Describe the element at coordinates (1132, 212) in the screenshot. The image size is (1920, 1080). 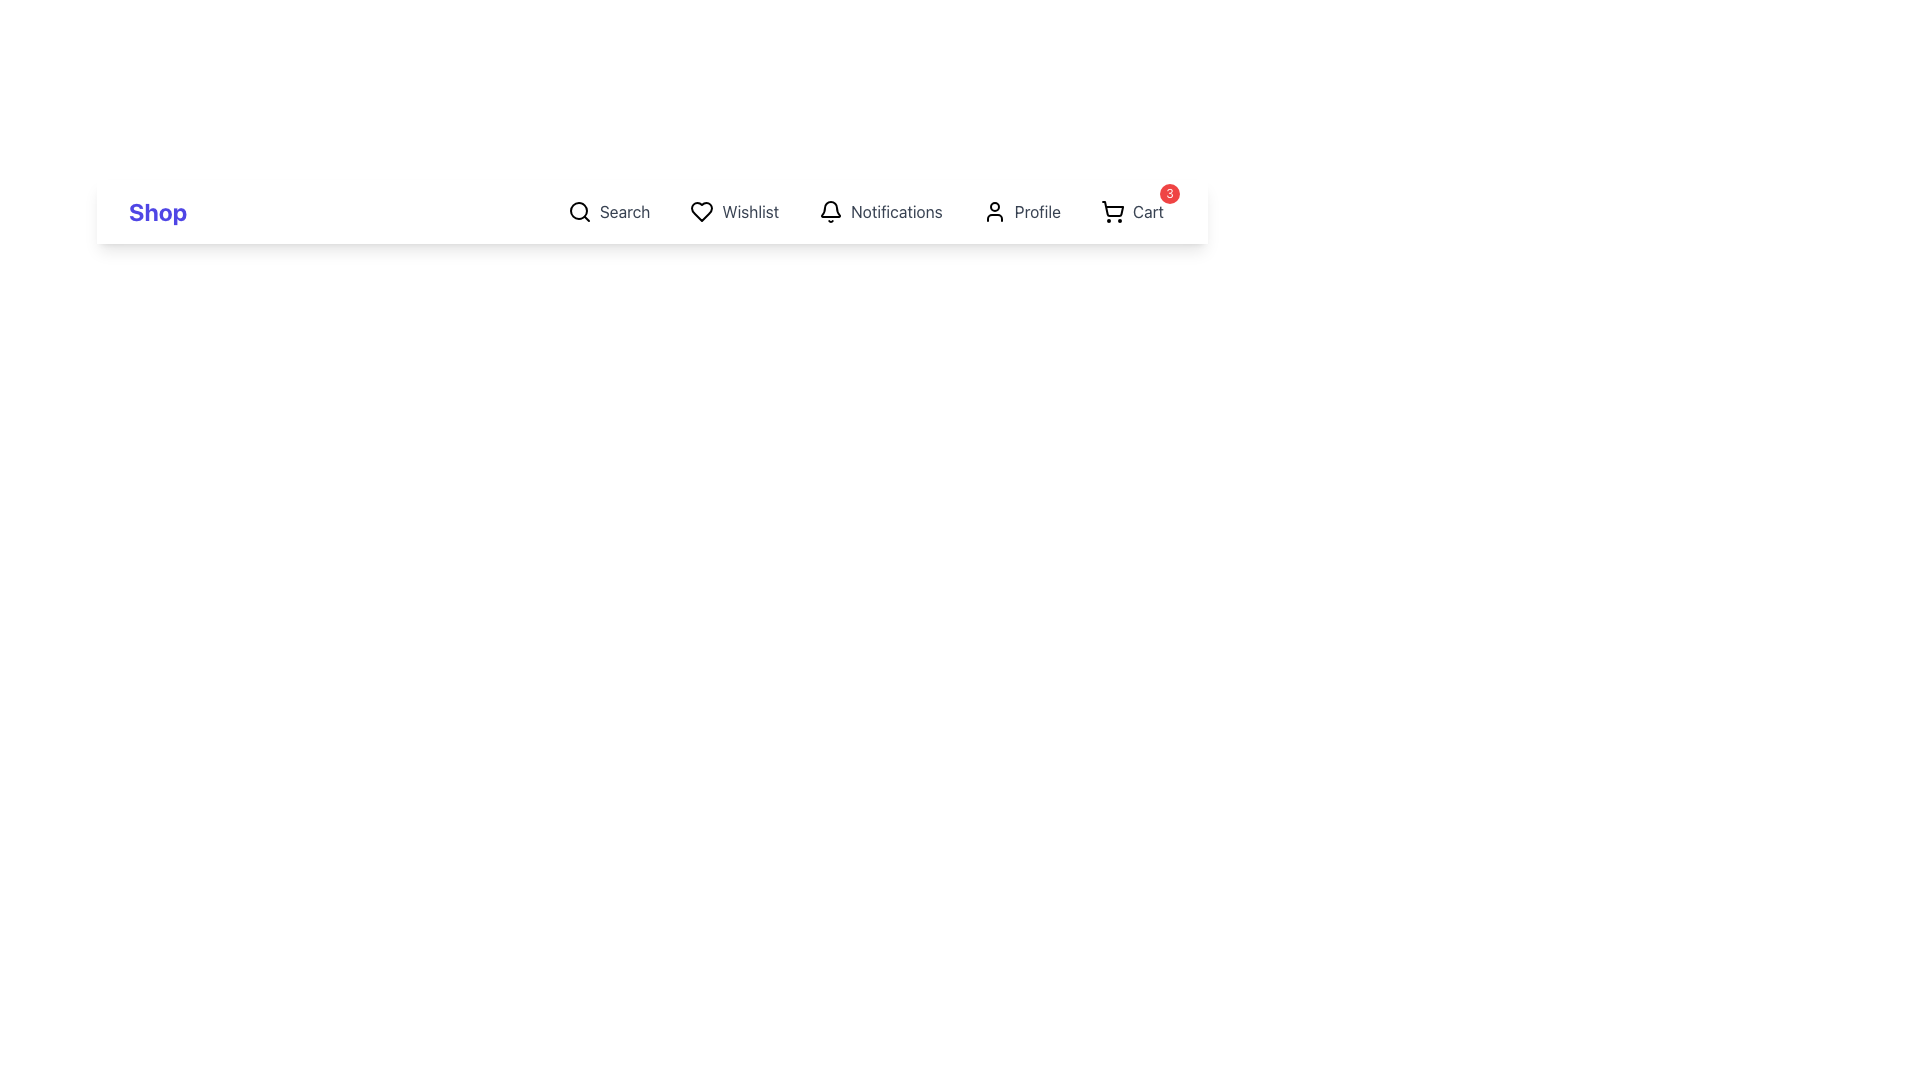
I see `the shopping cart icon labeled 'Cart' with a red badge showing '3'` at that location.